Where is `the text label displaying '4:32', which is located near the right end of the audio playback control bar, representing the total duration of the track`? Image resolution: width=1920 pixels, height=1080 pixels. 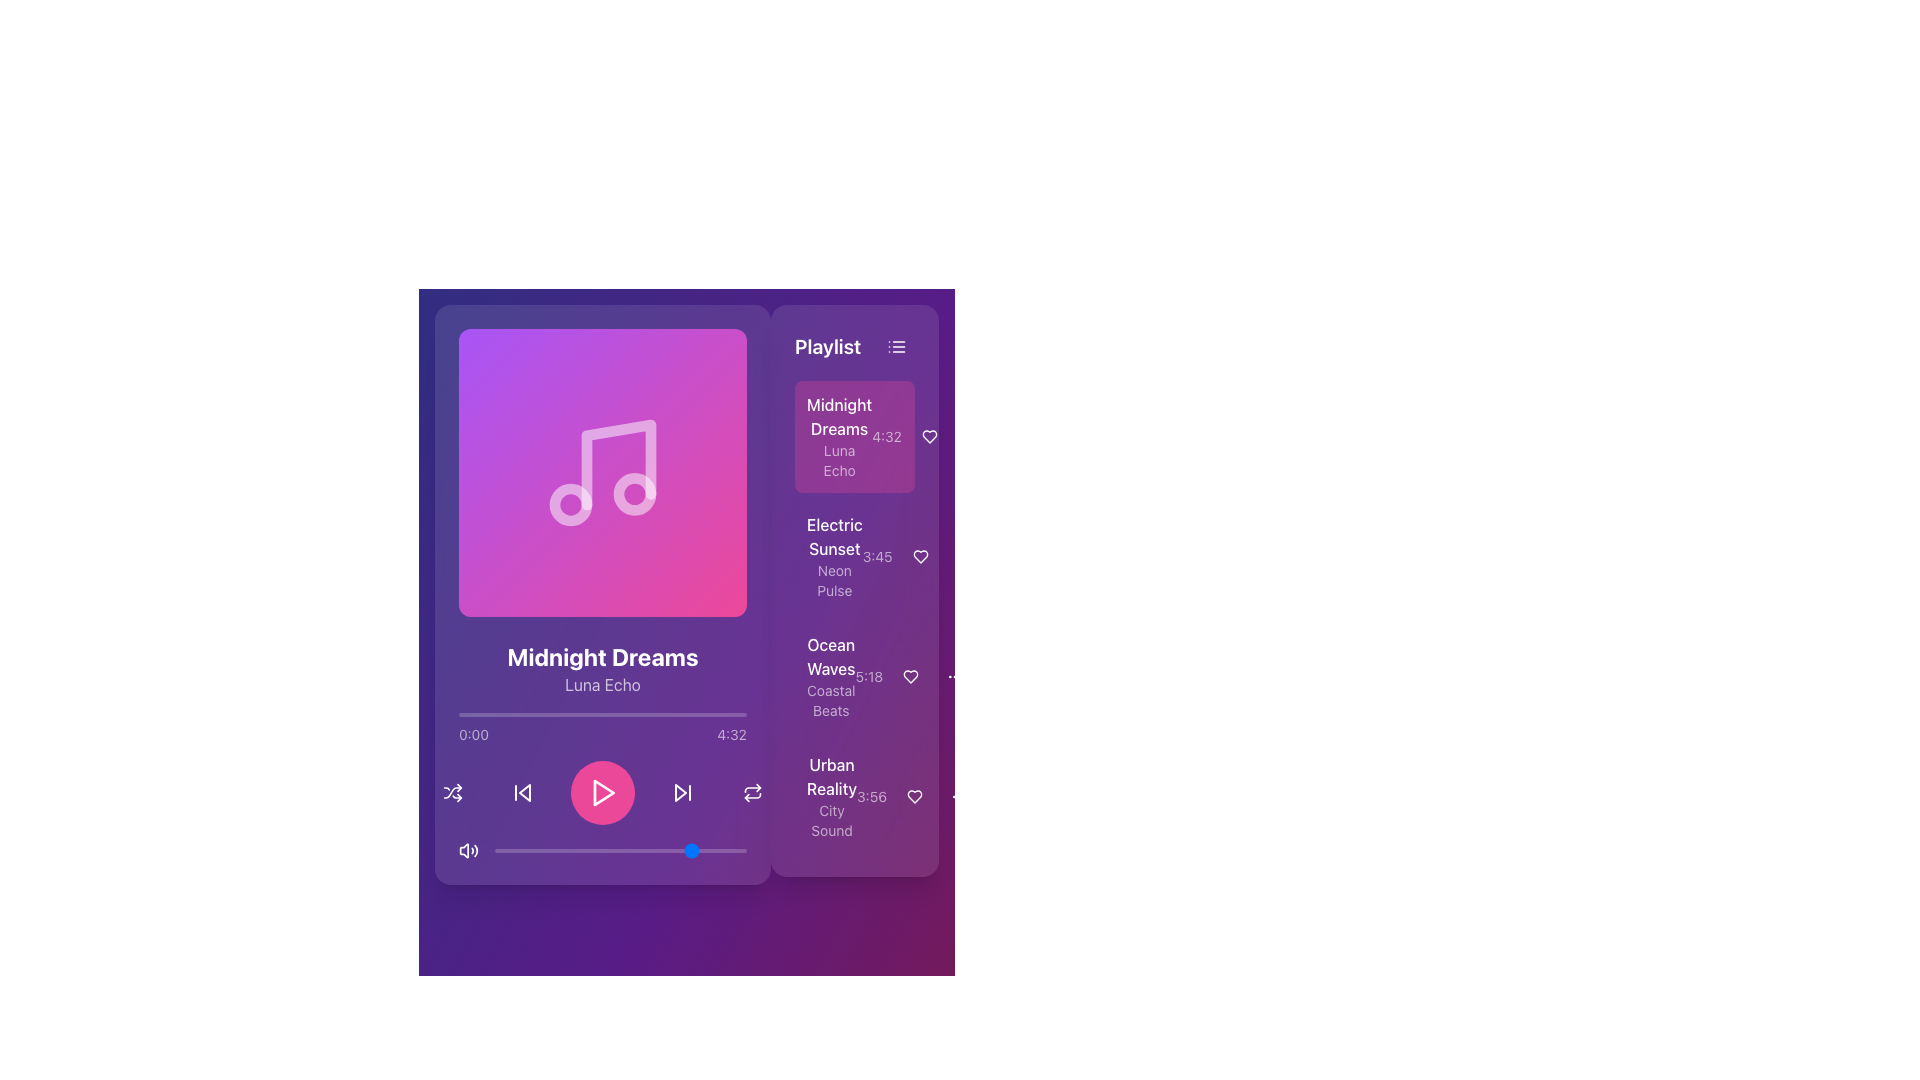
the text label displaying '4:32', which is located near the right end of the audio playback control bar, representing the total duration of the track is located at coordinates (731, 735).